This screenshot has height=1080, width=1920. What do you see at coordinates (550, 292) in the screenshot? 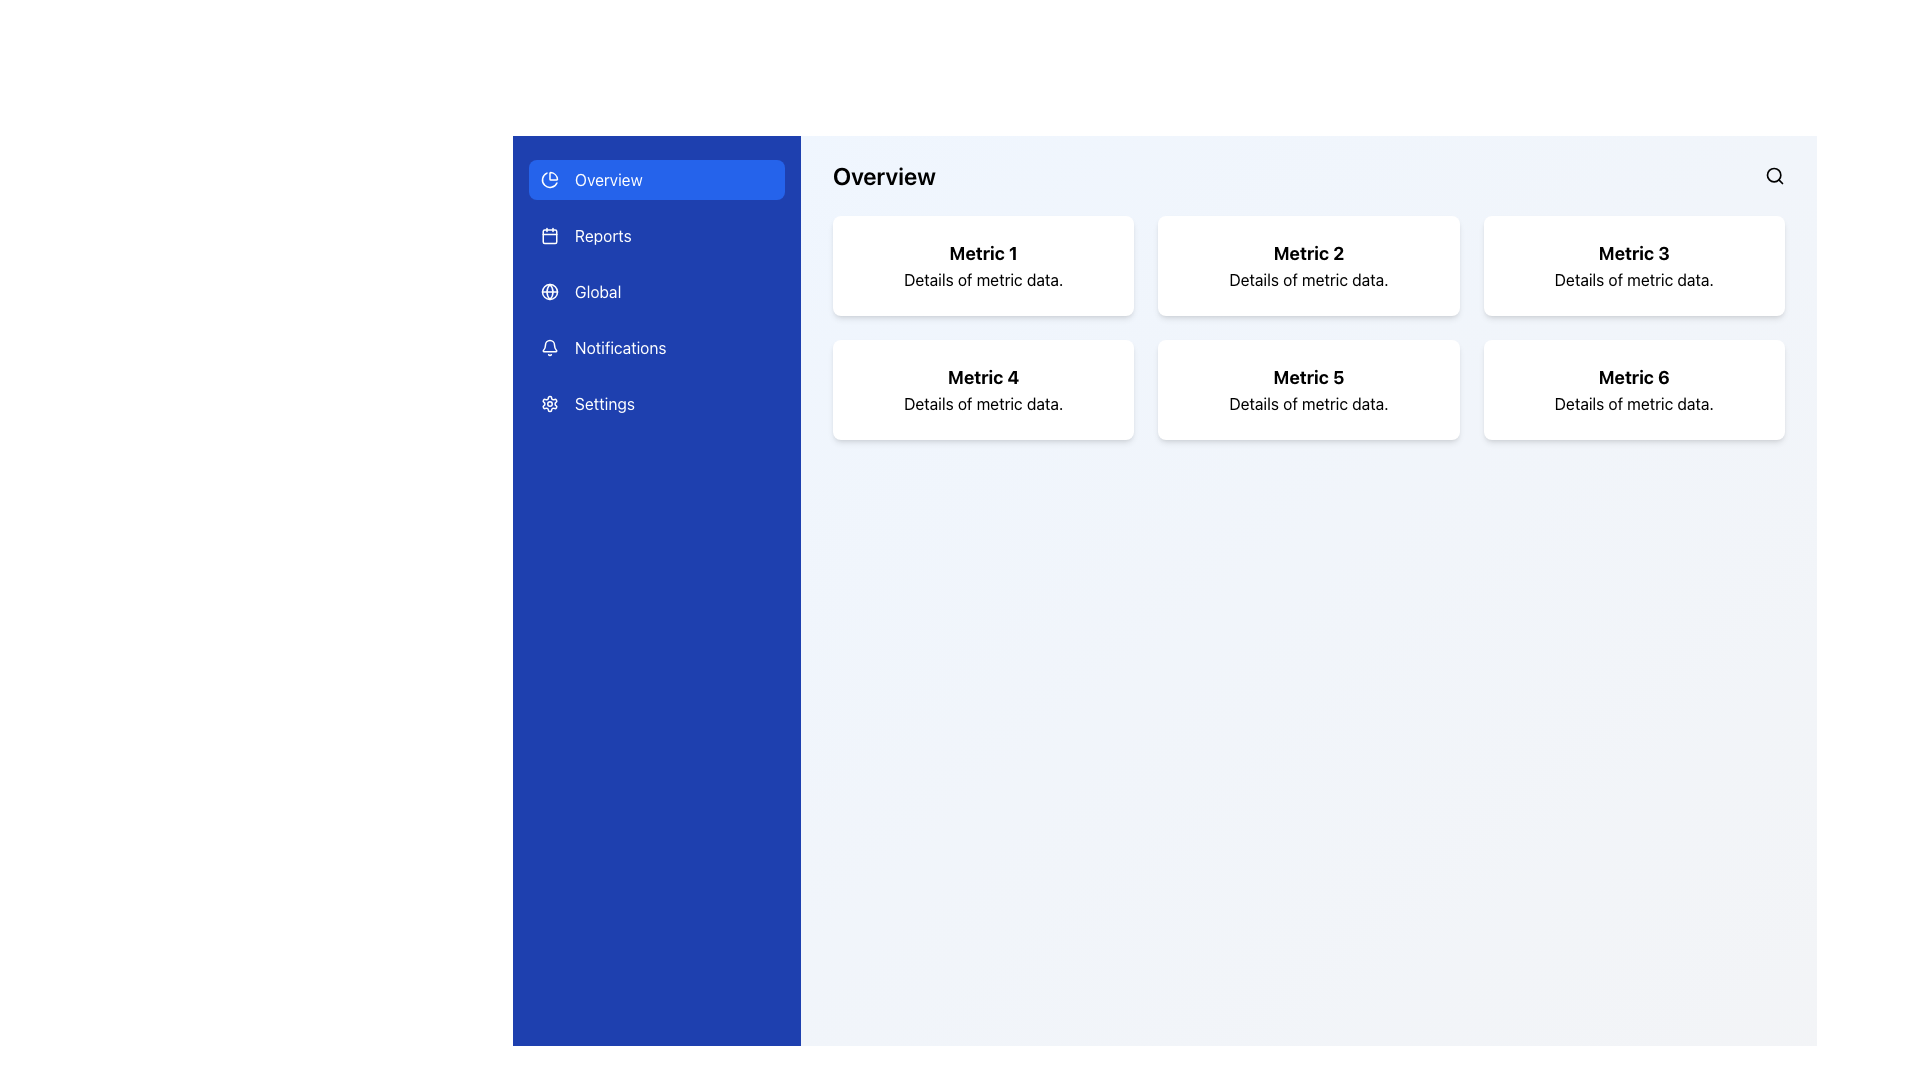
I see `the globe icon in the sidebar menu` at bounding box center [550, 292].